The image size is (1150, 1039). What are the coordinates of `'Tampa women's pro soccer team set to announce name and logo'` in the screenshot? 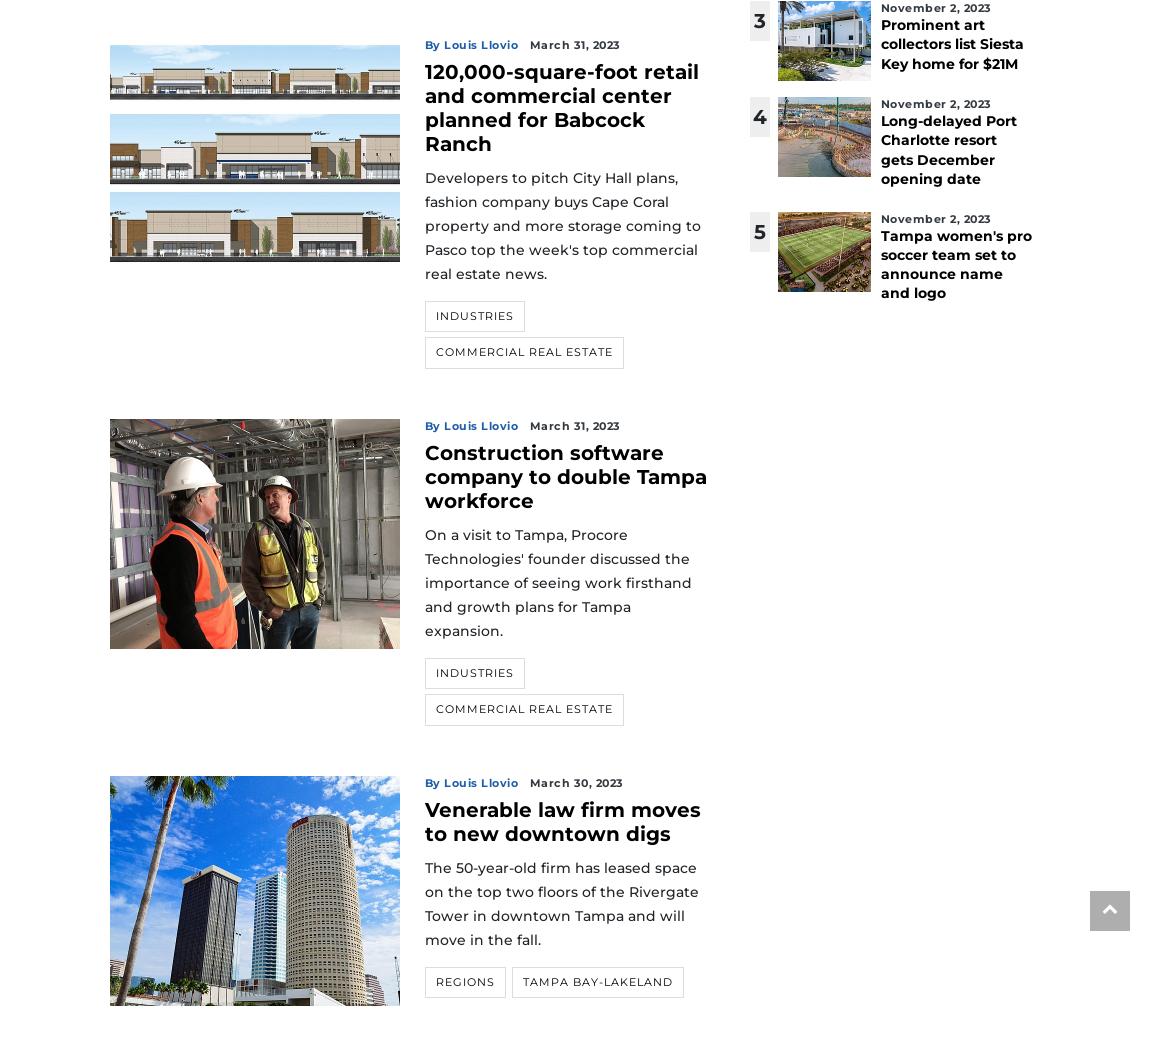 It's located at (955, 264).